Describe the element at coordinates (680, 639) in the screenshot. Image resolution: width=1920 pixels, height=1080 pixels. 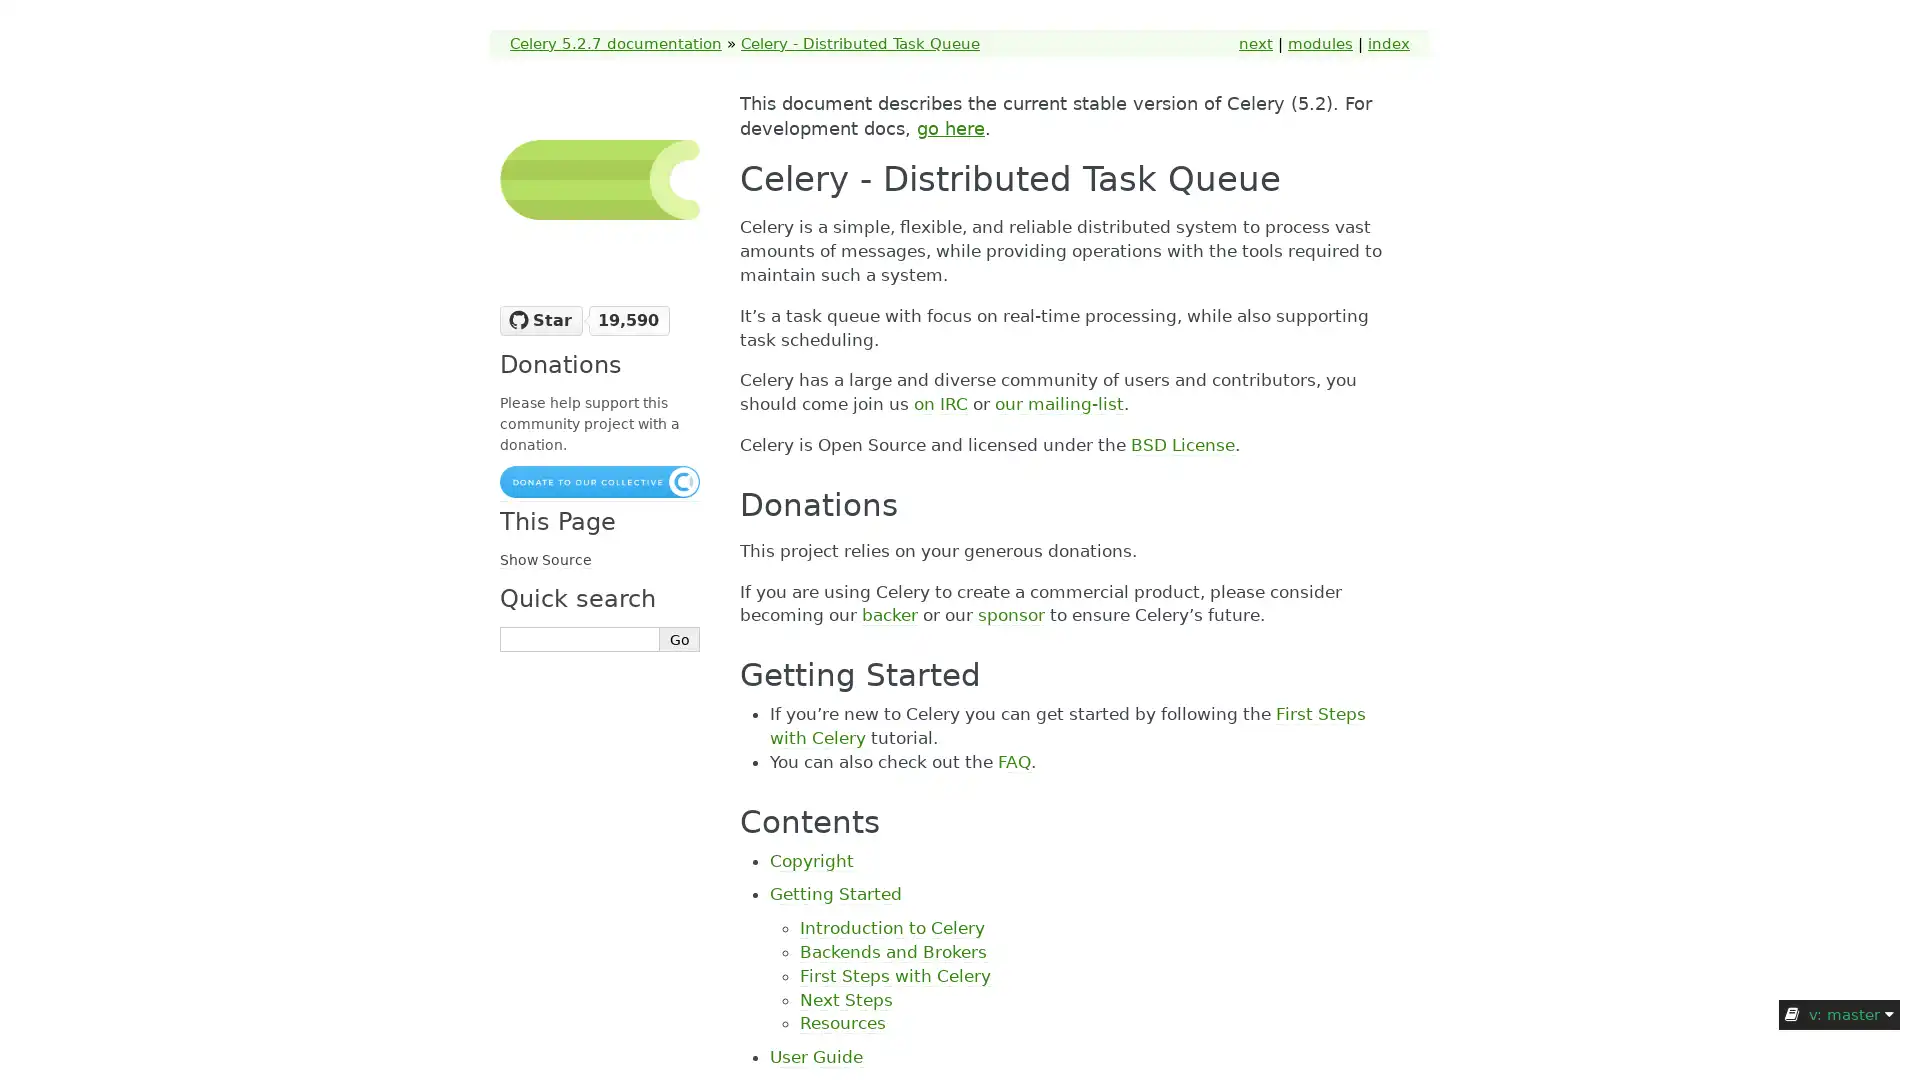
I see `Go` at that location.